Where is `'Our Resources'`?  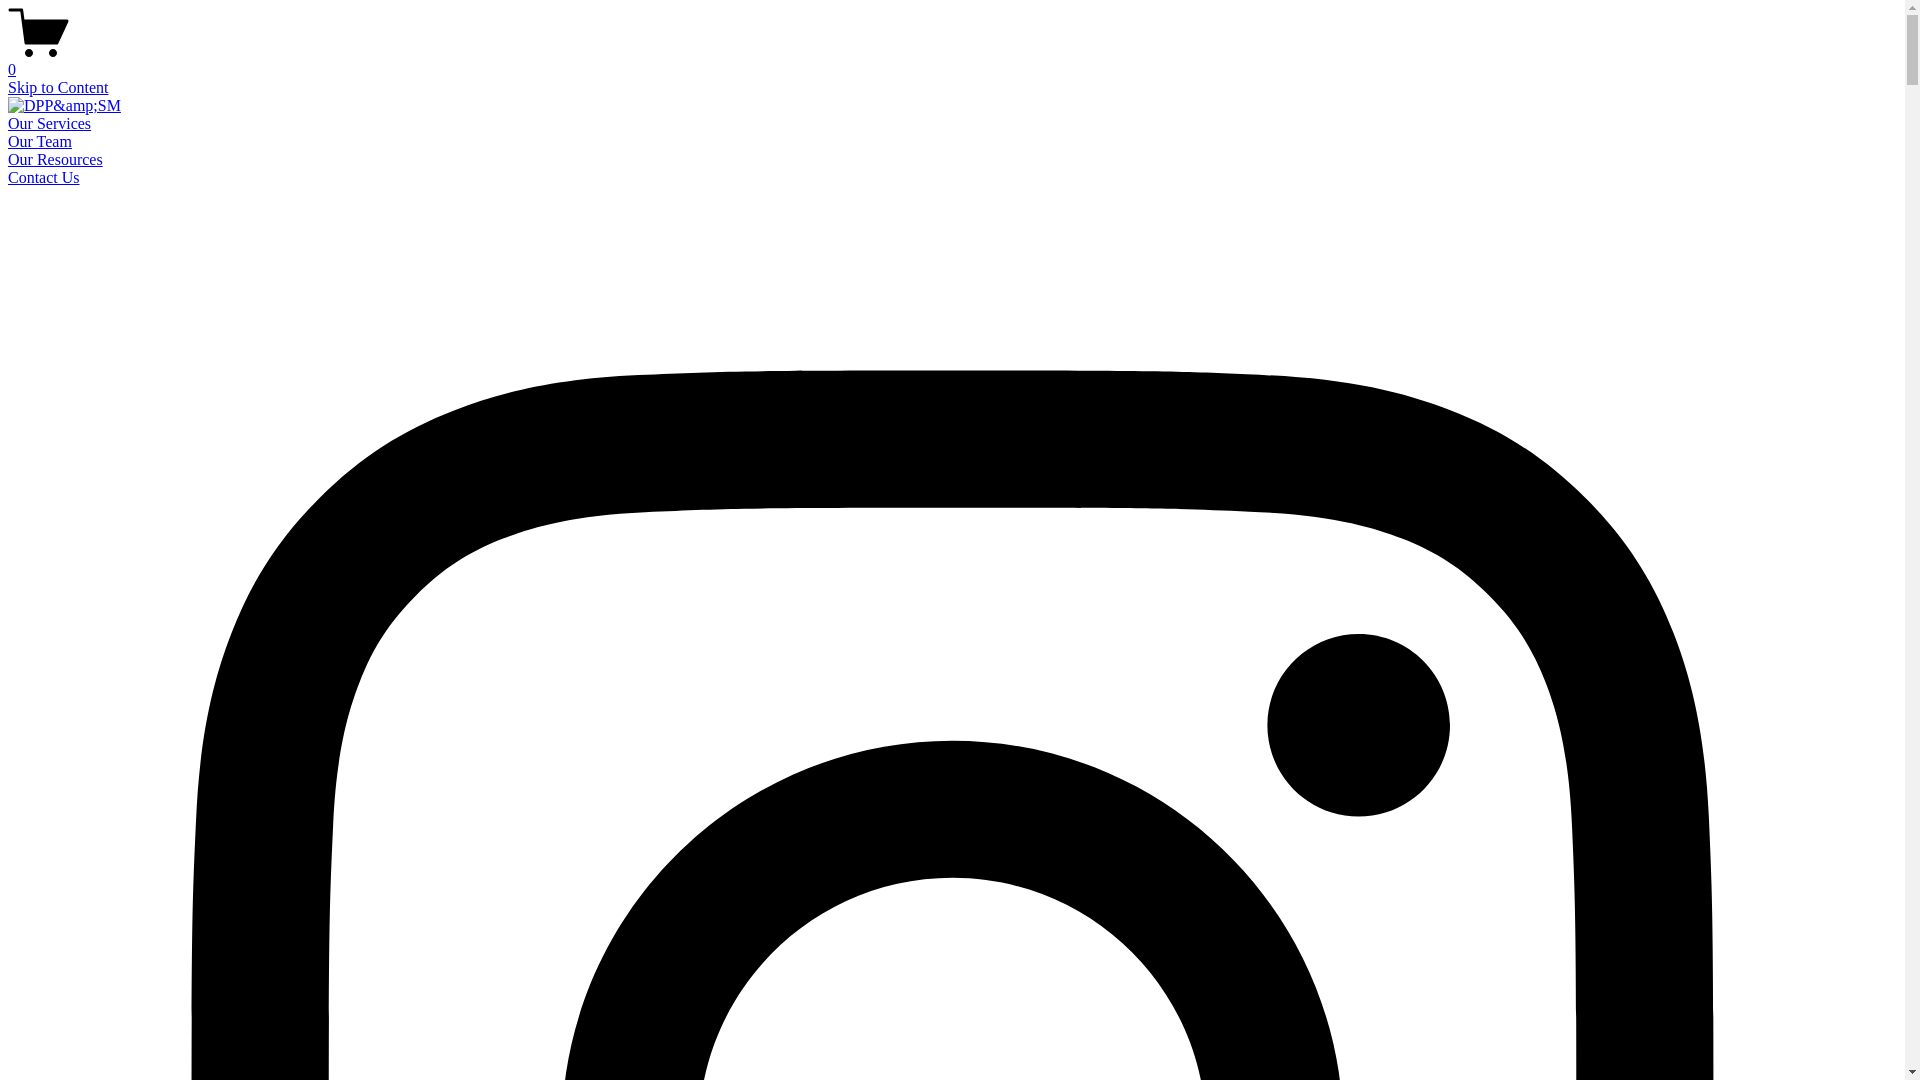 'Our Resources' is located at coordinates (55, 158).